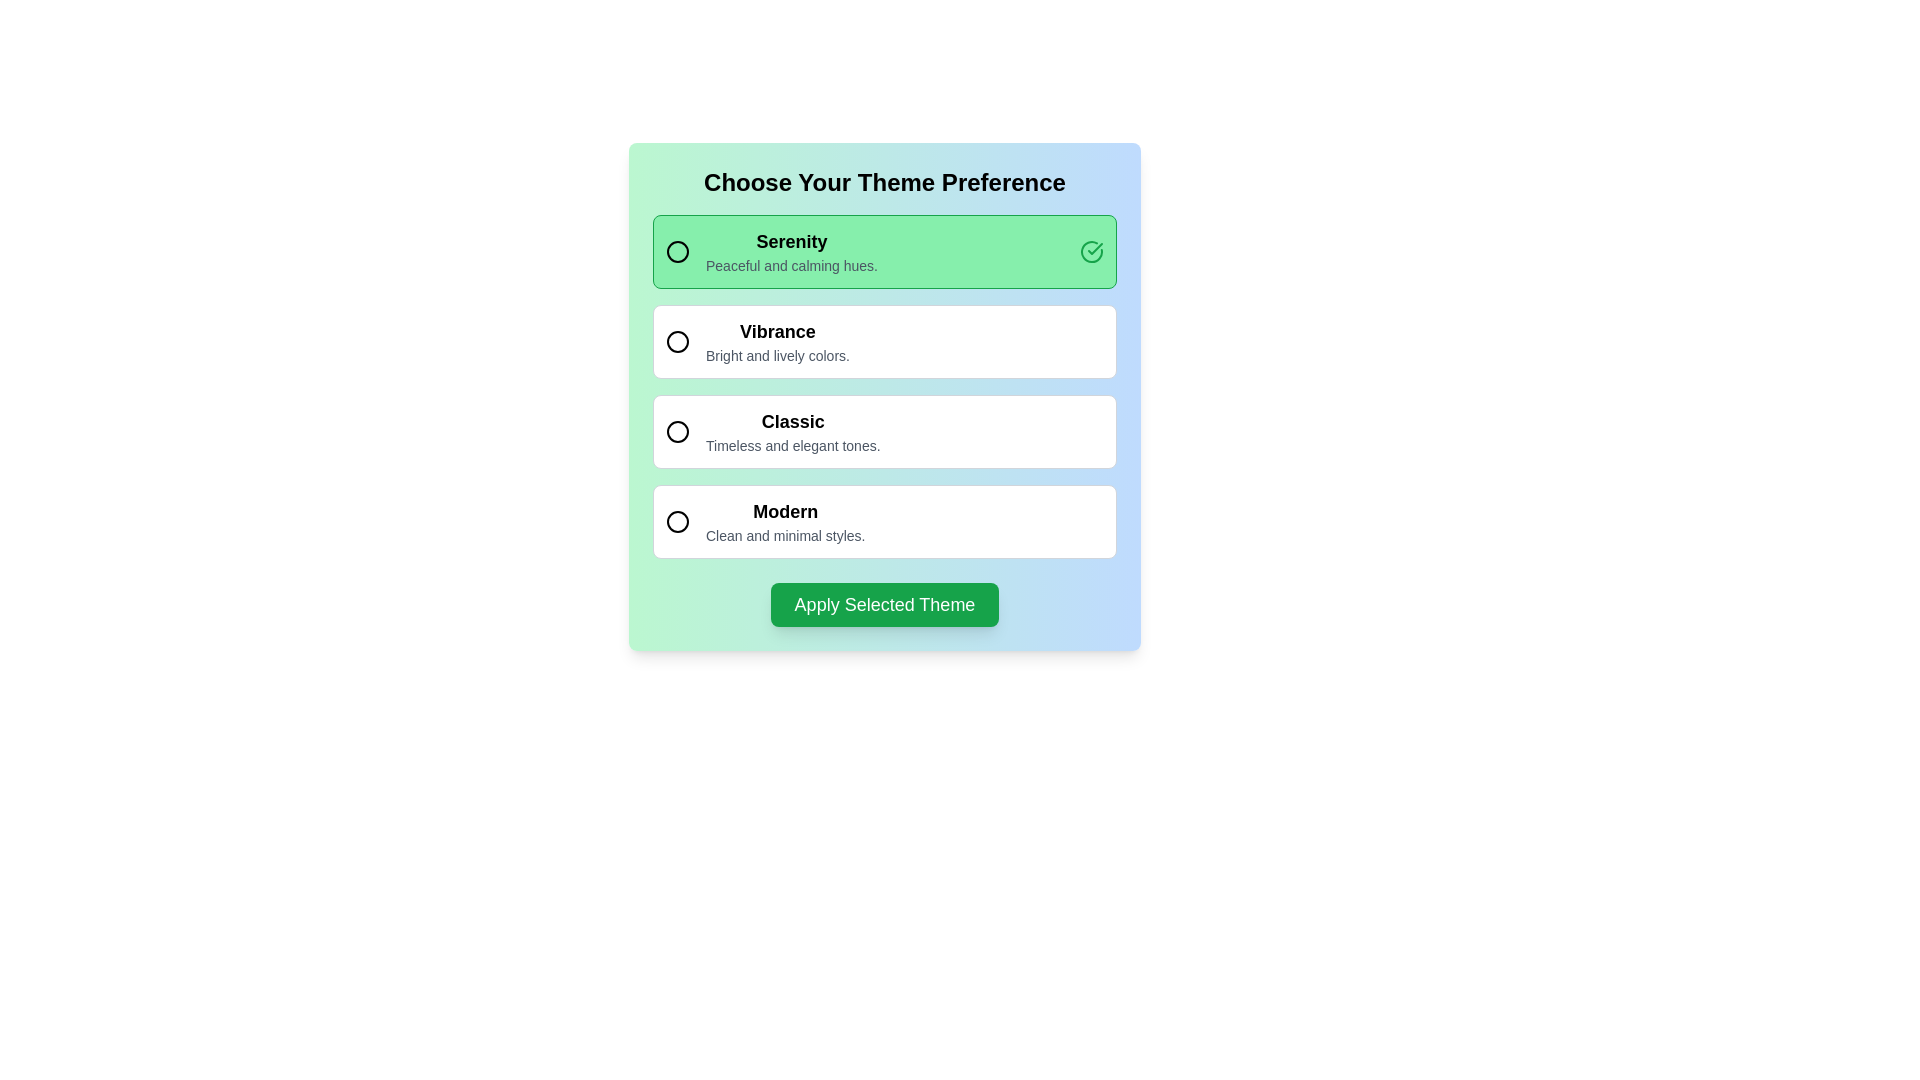 This screenshot has width=1920, height=1080. I want to click on the text element displaying 'Modern' in bold, larger font size, so click(784, 511).